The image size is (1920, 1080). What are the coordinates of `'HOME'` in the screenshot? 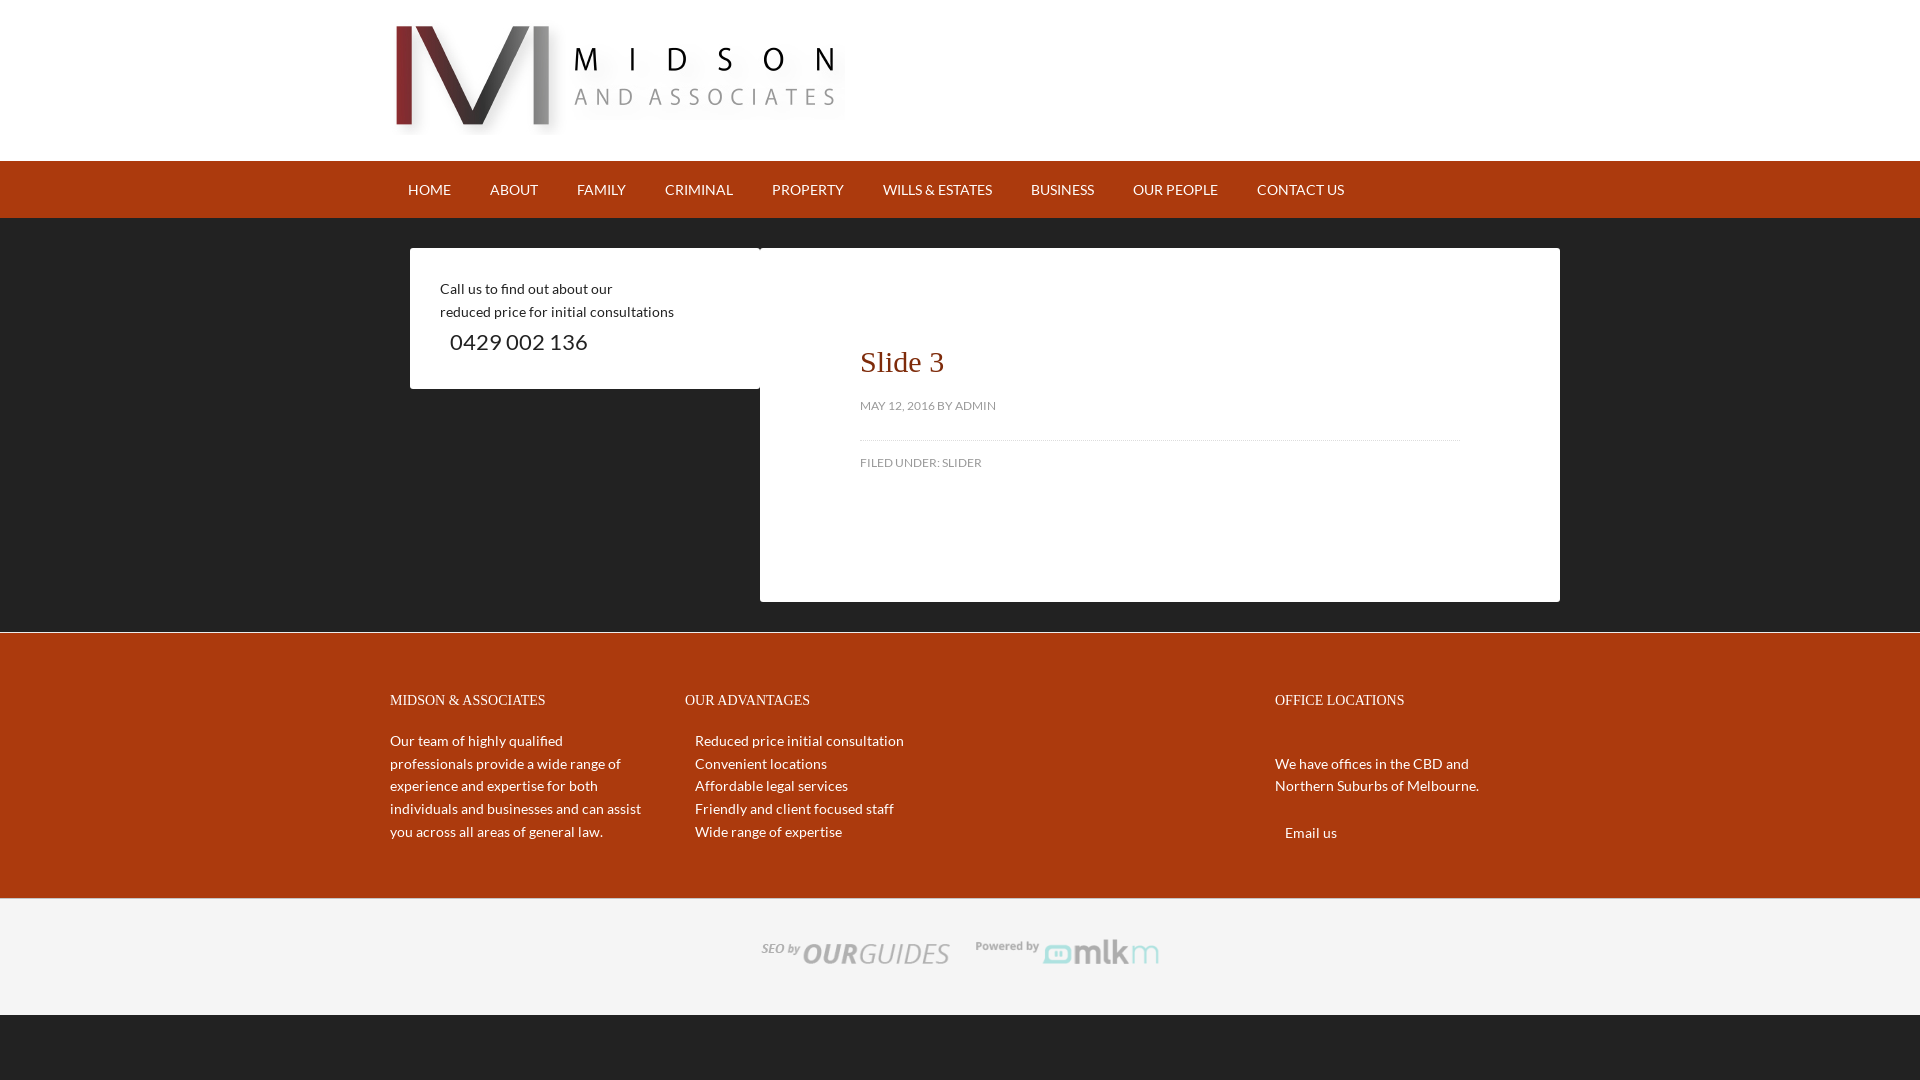 It's located at (428, 189).